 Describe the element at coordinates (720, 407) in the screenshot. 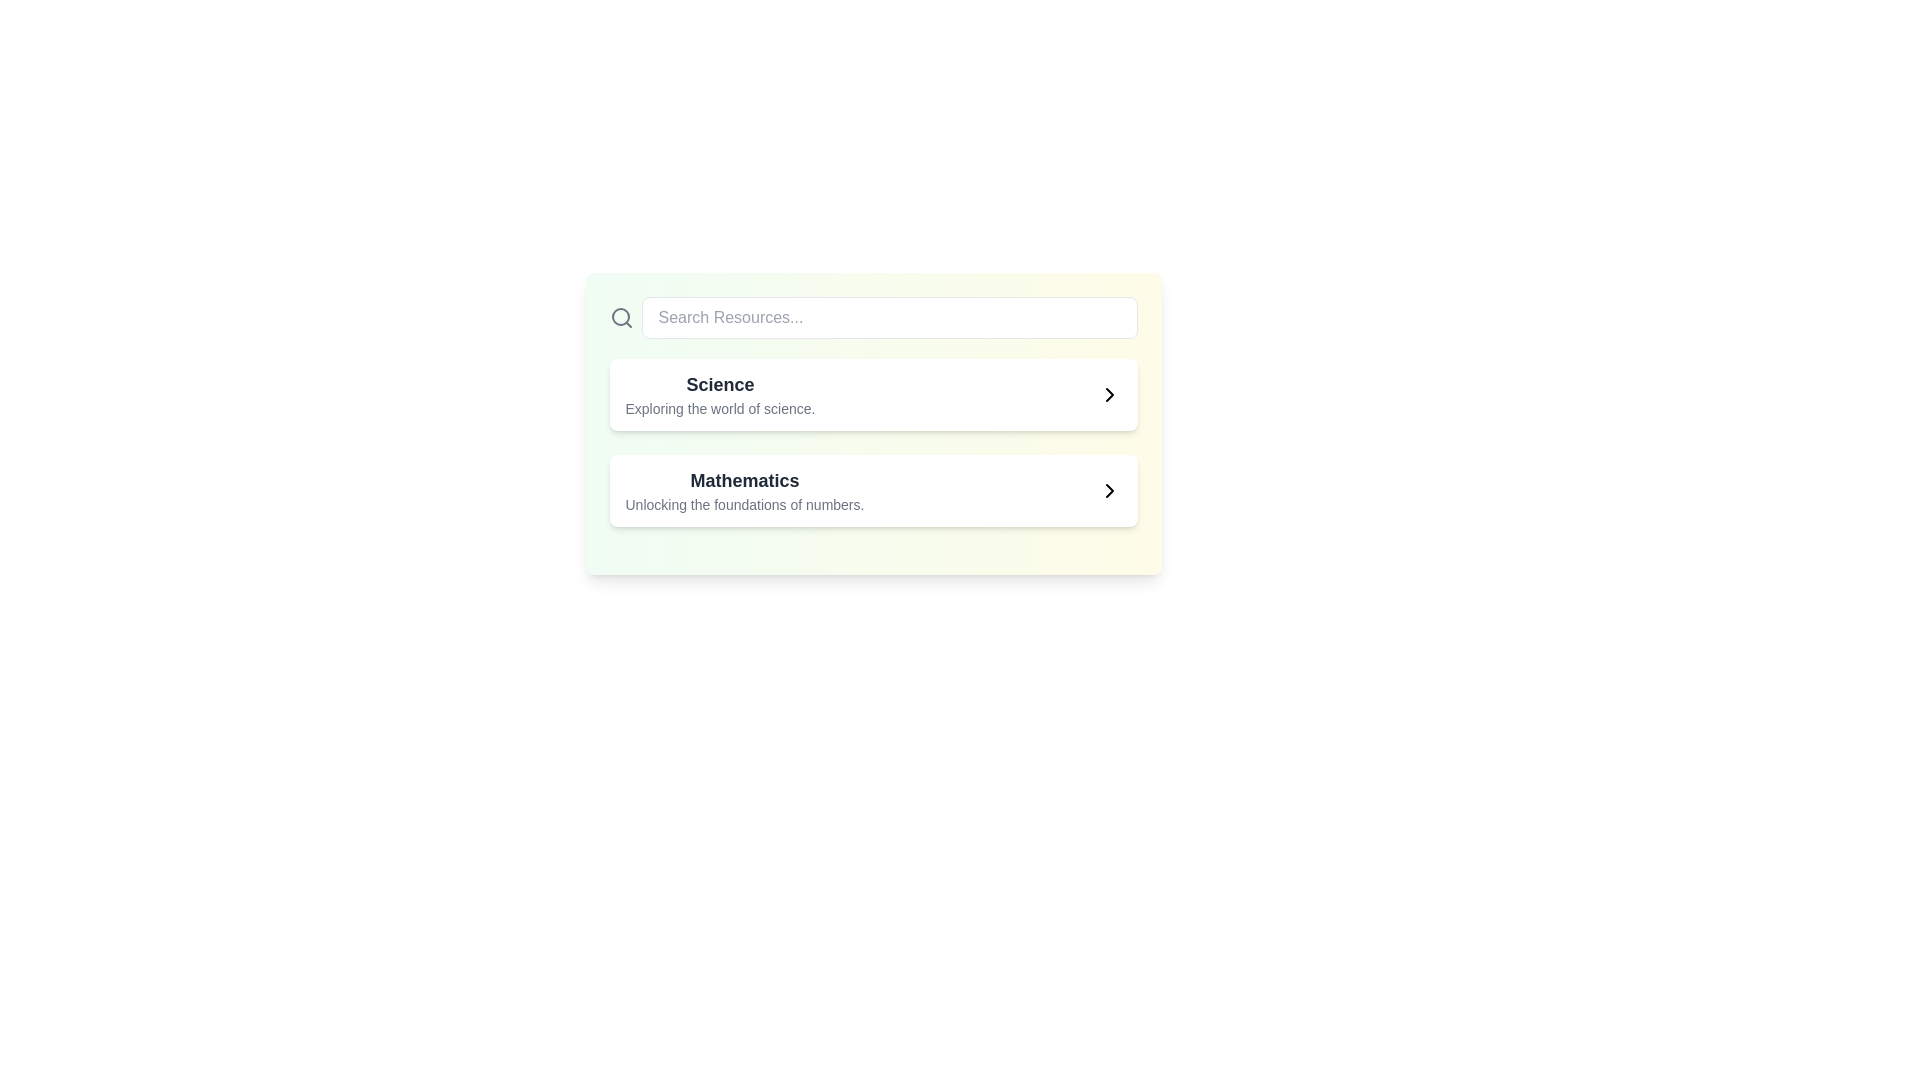

I see `the Text label providing additional information about the 'Science' category, which is located directly below the 'Science' text label` at that location.